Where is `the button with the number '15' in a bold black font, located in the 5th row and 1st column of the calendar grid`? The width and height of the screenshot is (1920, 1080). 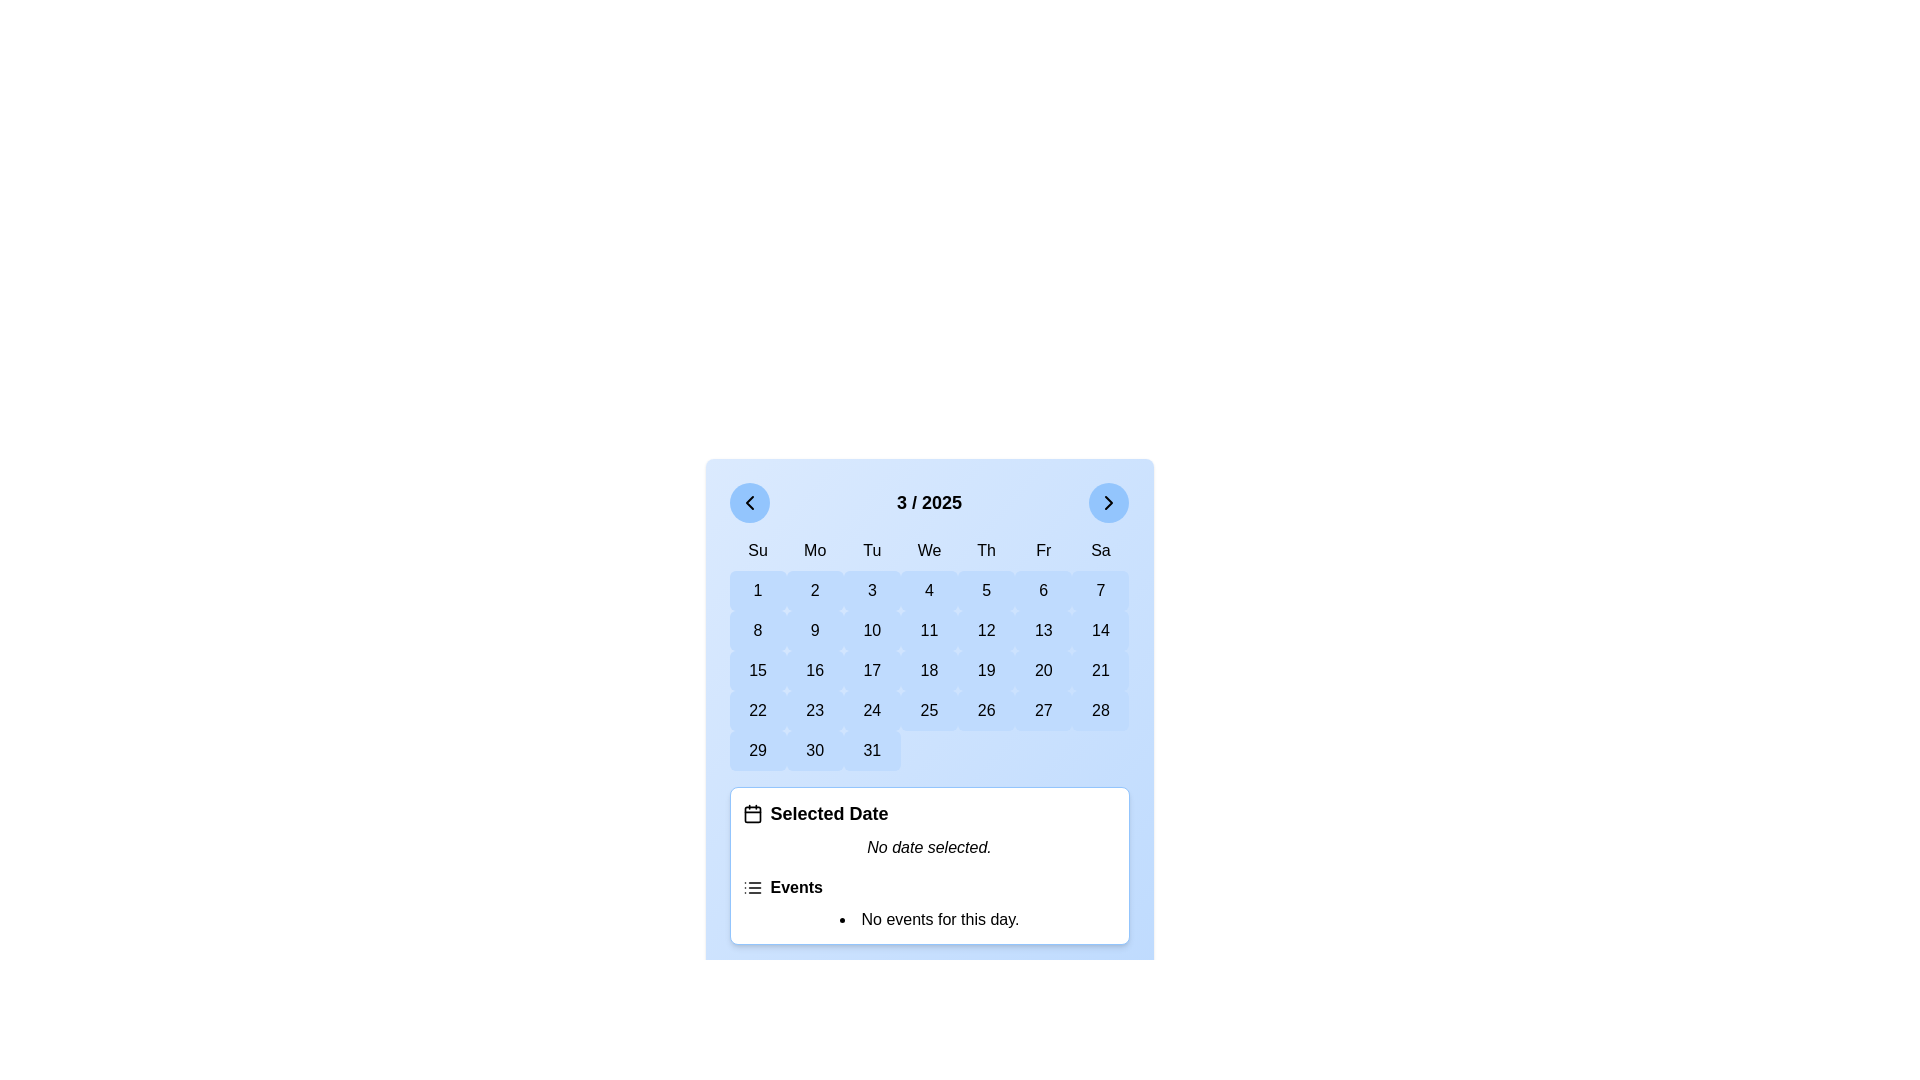
the button with the number '15' in a bold black font, located in the 5th row and 1st column of the calendar grid is located at coordinates (757, 671).